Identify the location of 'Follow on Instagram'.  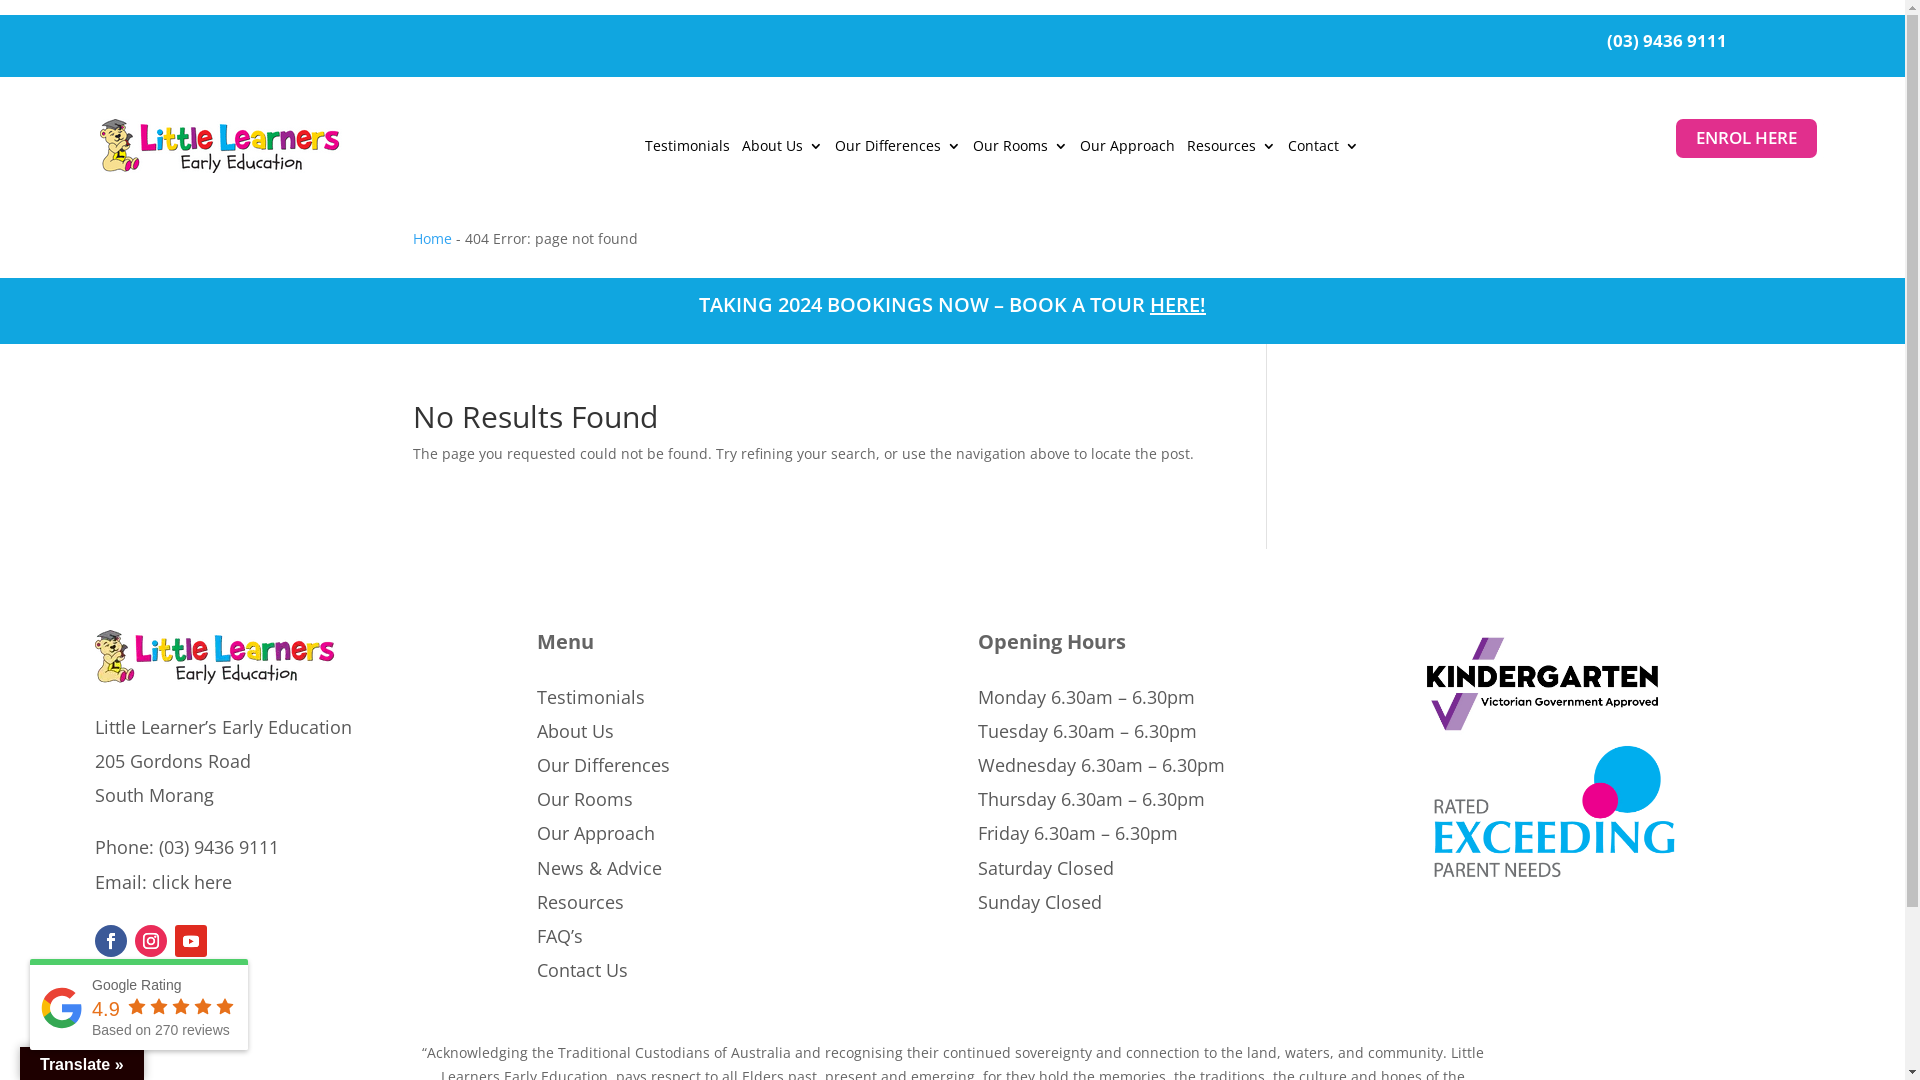
(133, 941).